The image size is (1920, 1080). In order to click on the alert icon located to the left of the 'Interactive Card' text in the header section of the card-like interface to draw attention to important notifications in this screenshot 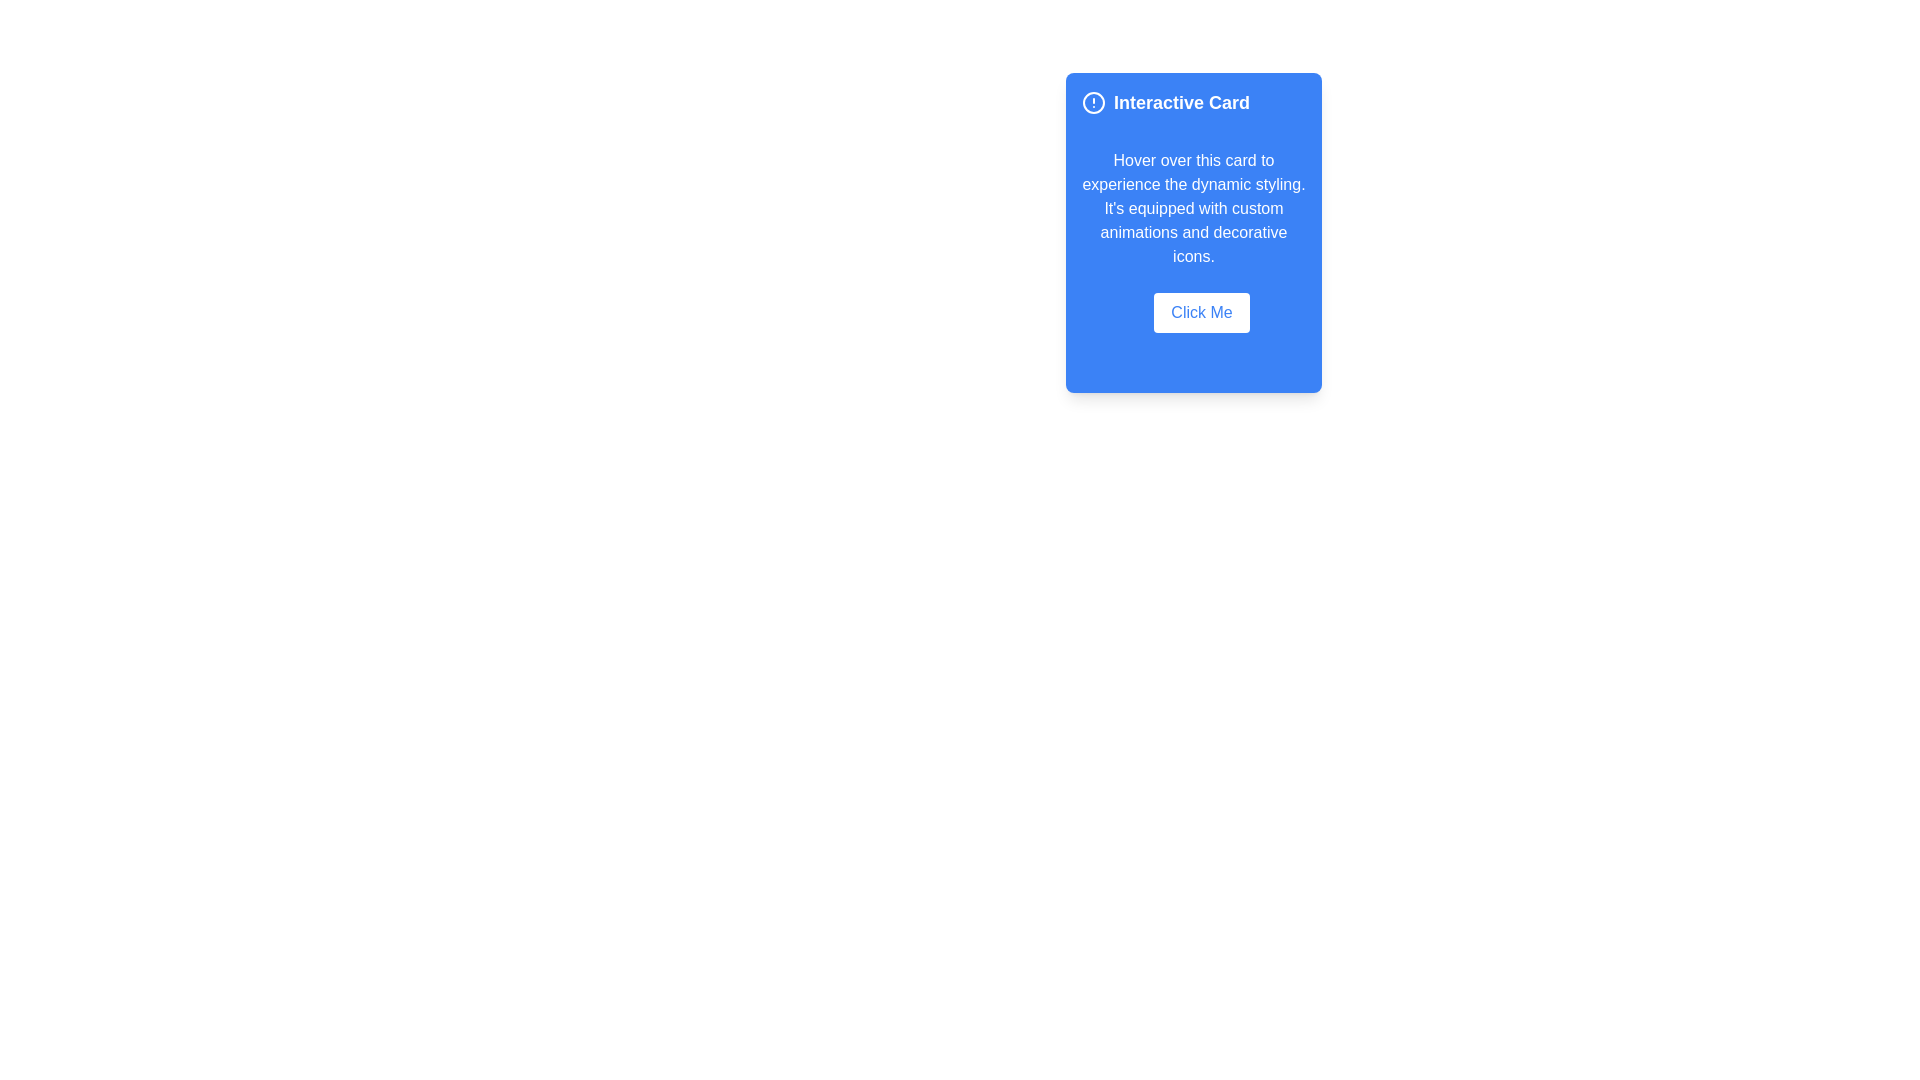, I will do `click(1093, 103)`.